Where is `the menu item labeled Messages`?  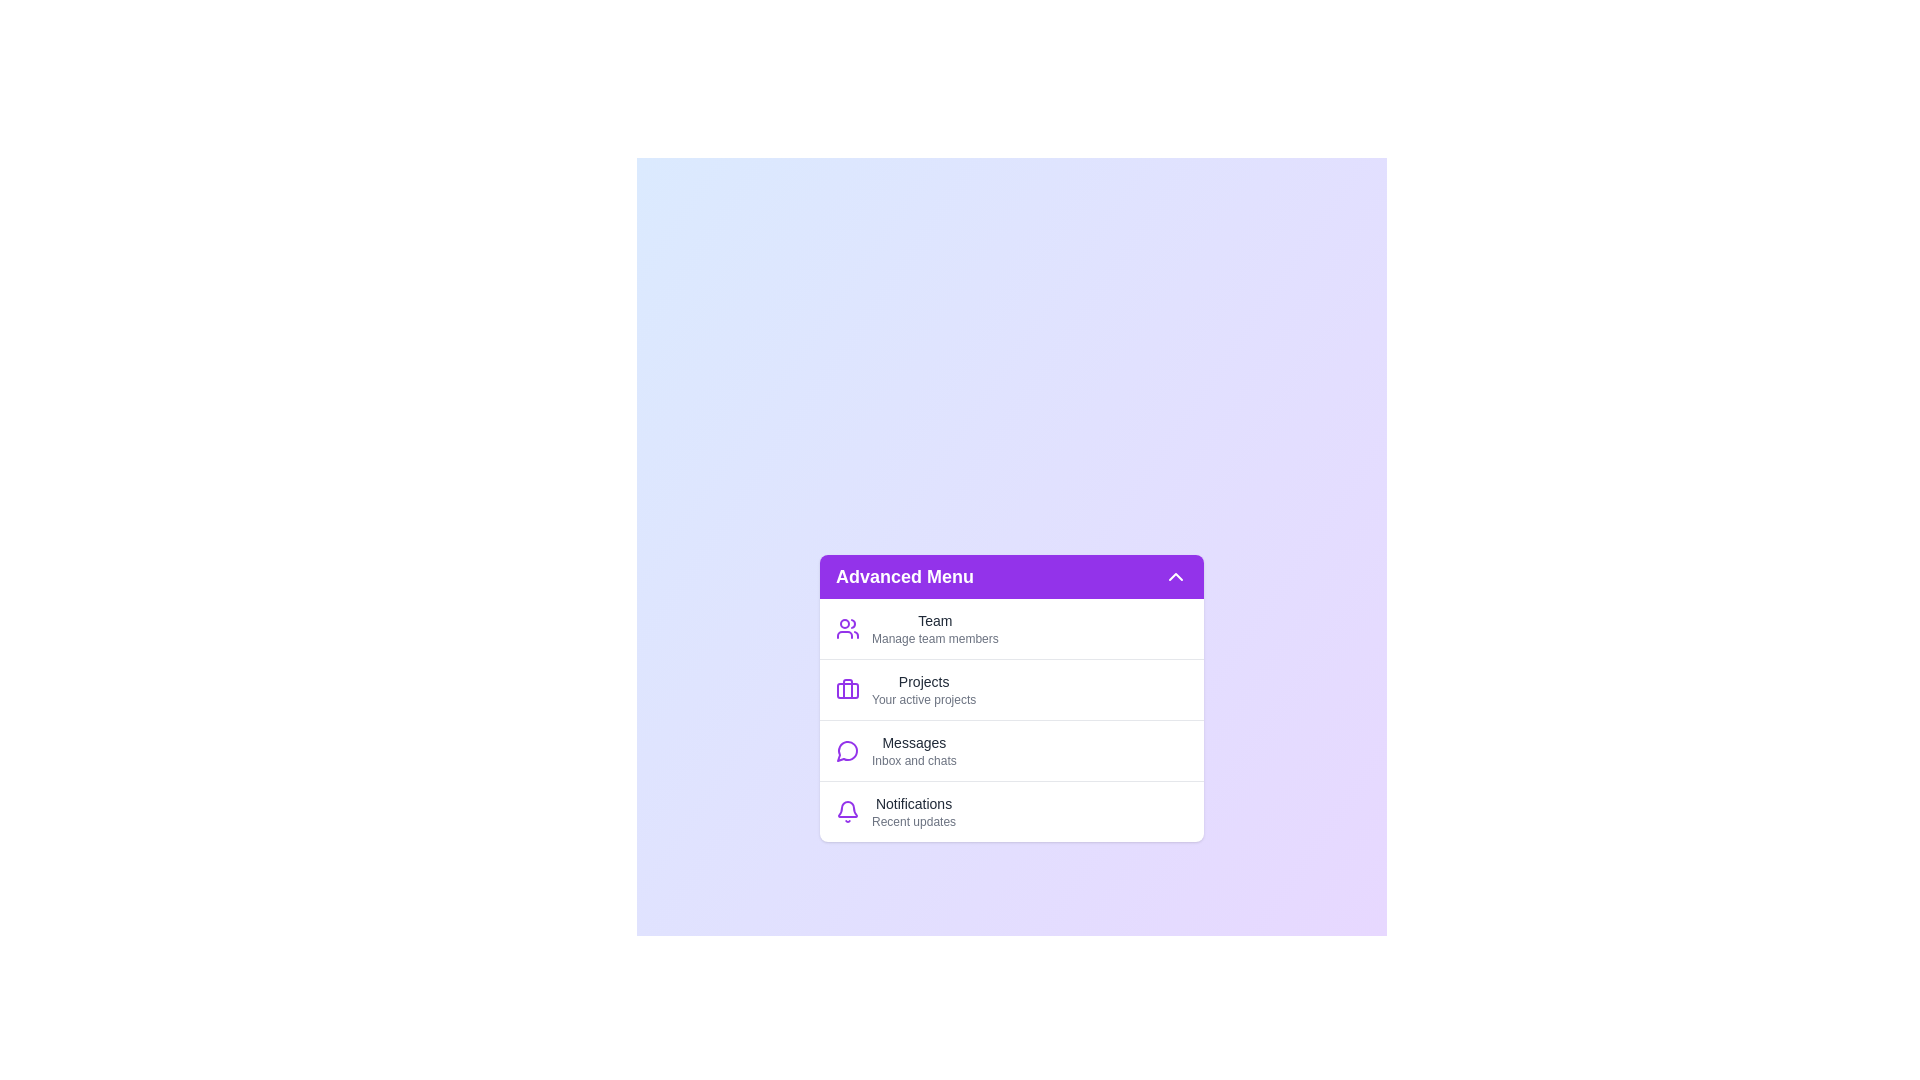 the menu item labeled Messages is located at coordinates (1012, 749).